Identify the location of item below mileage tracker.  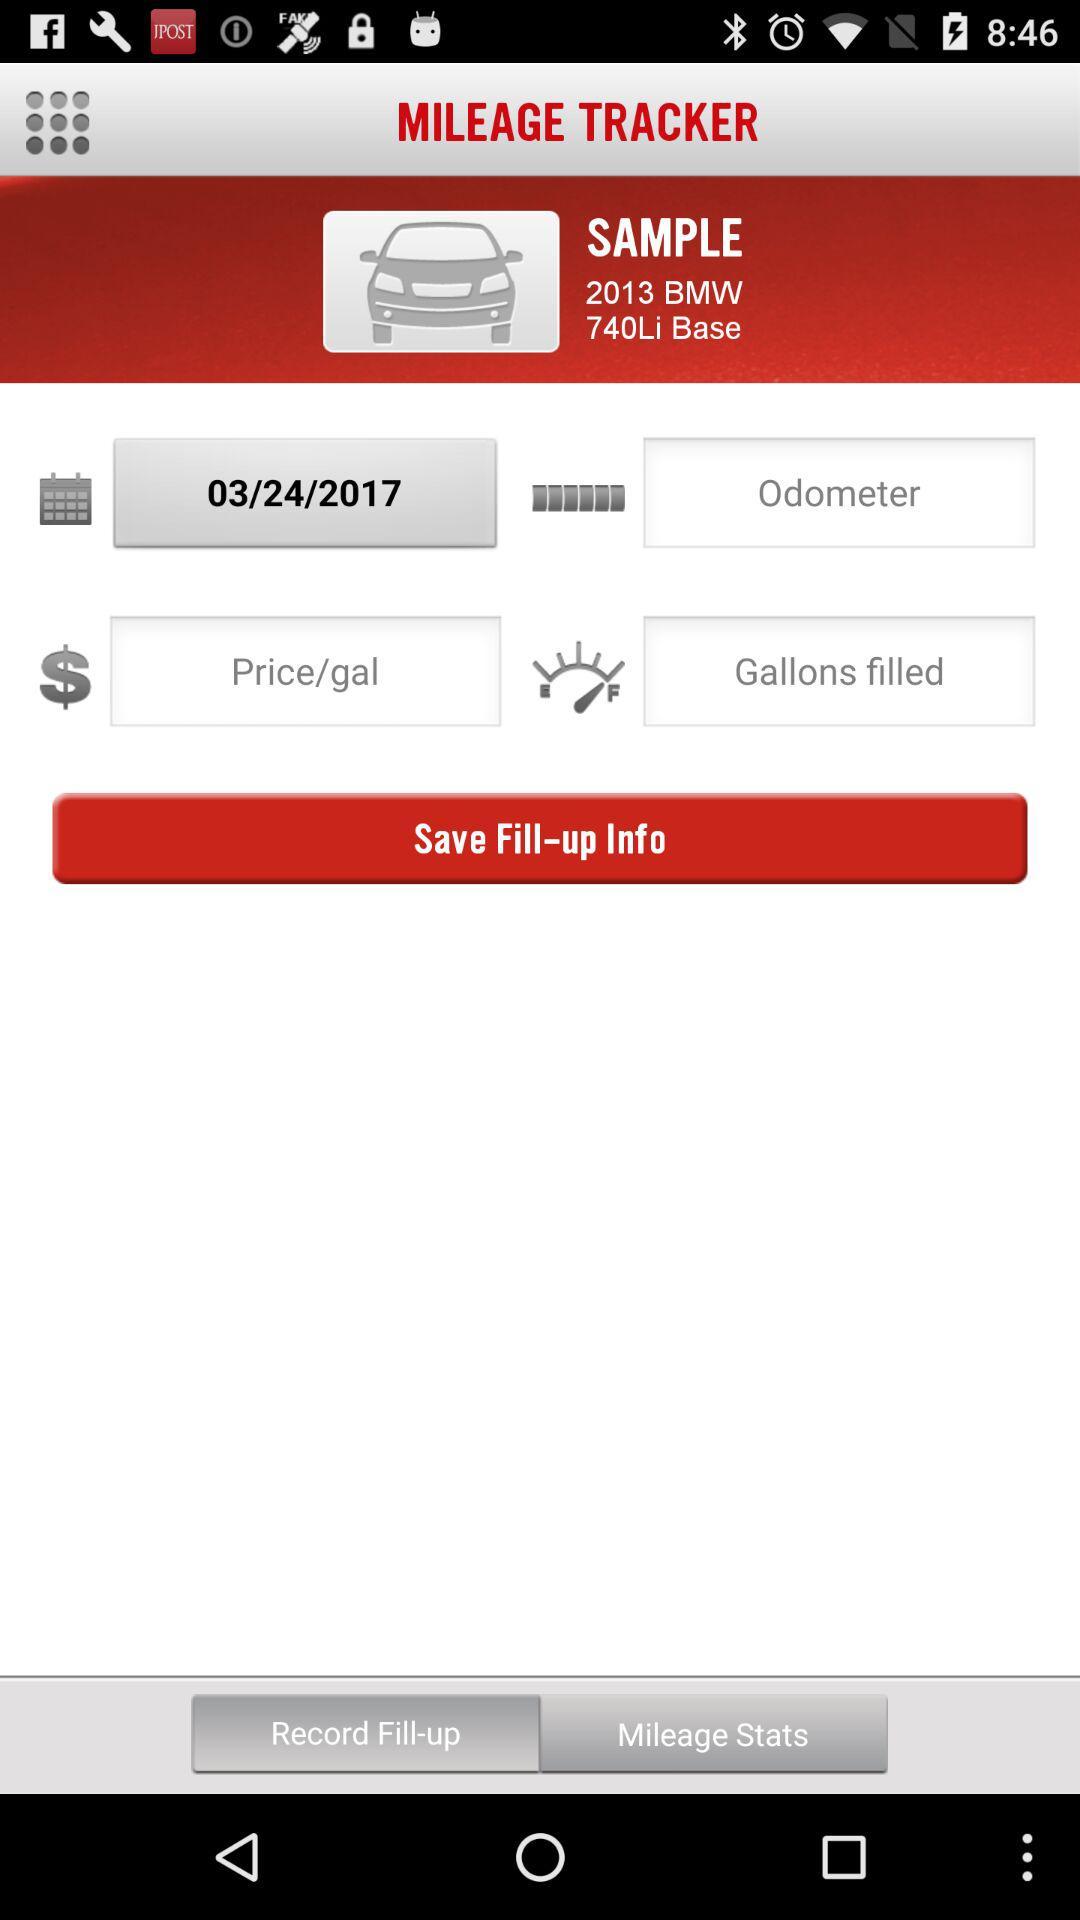
(440, 280).